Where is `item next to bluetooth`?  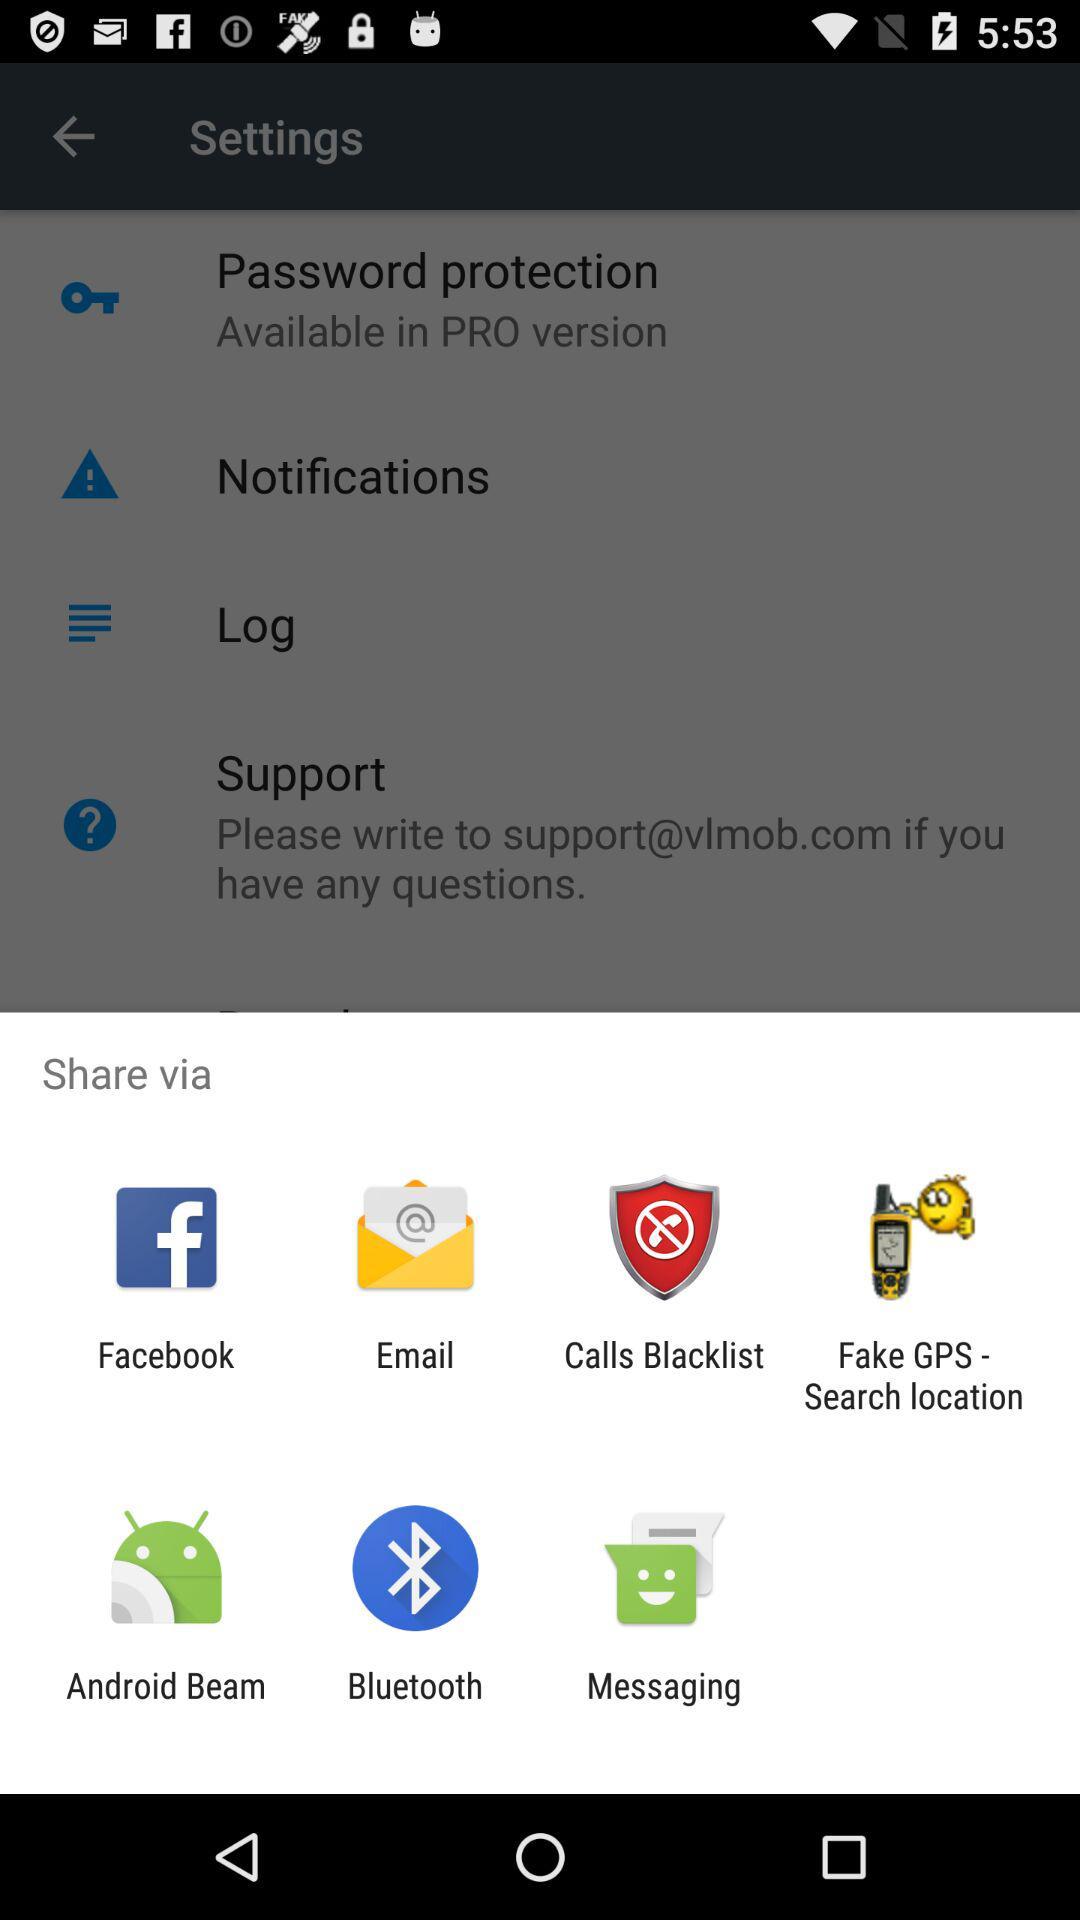
item next to bluetooth is located at coordinates (165, 1705).